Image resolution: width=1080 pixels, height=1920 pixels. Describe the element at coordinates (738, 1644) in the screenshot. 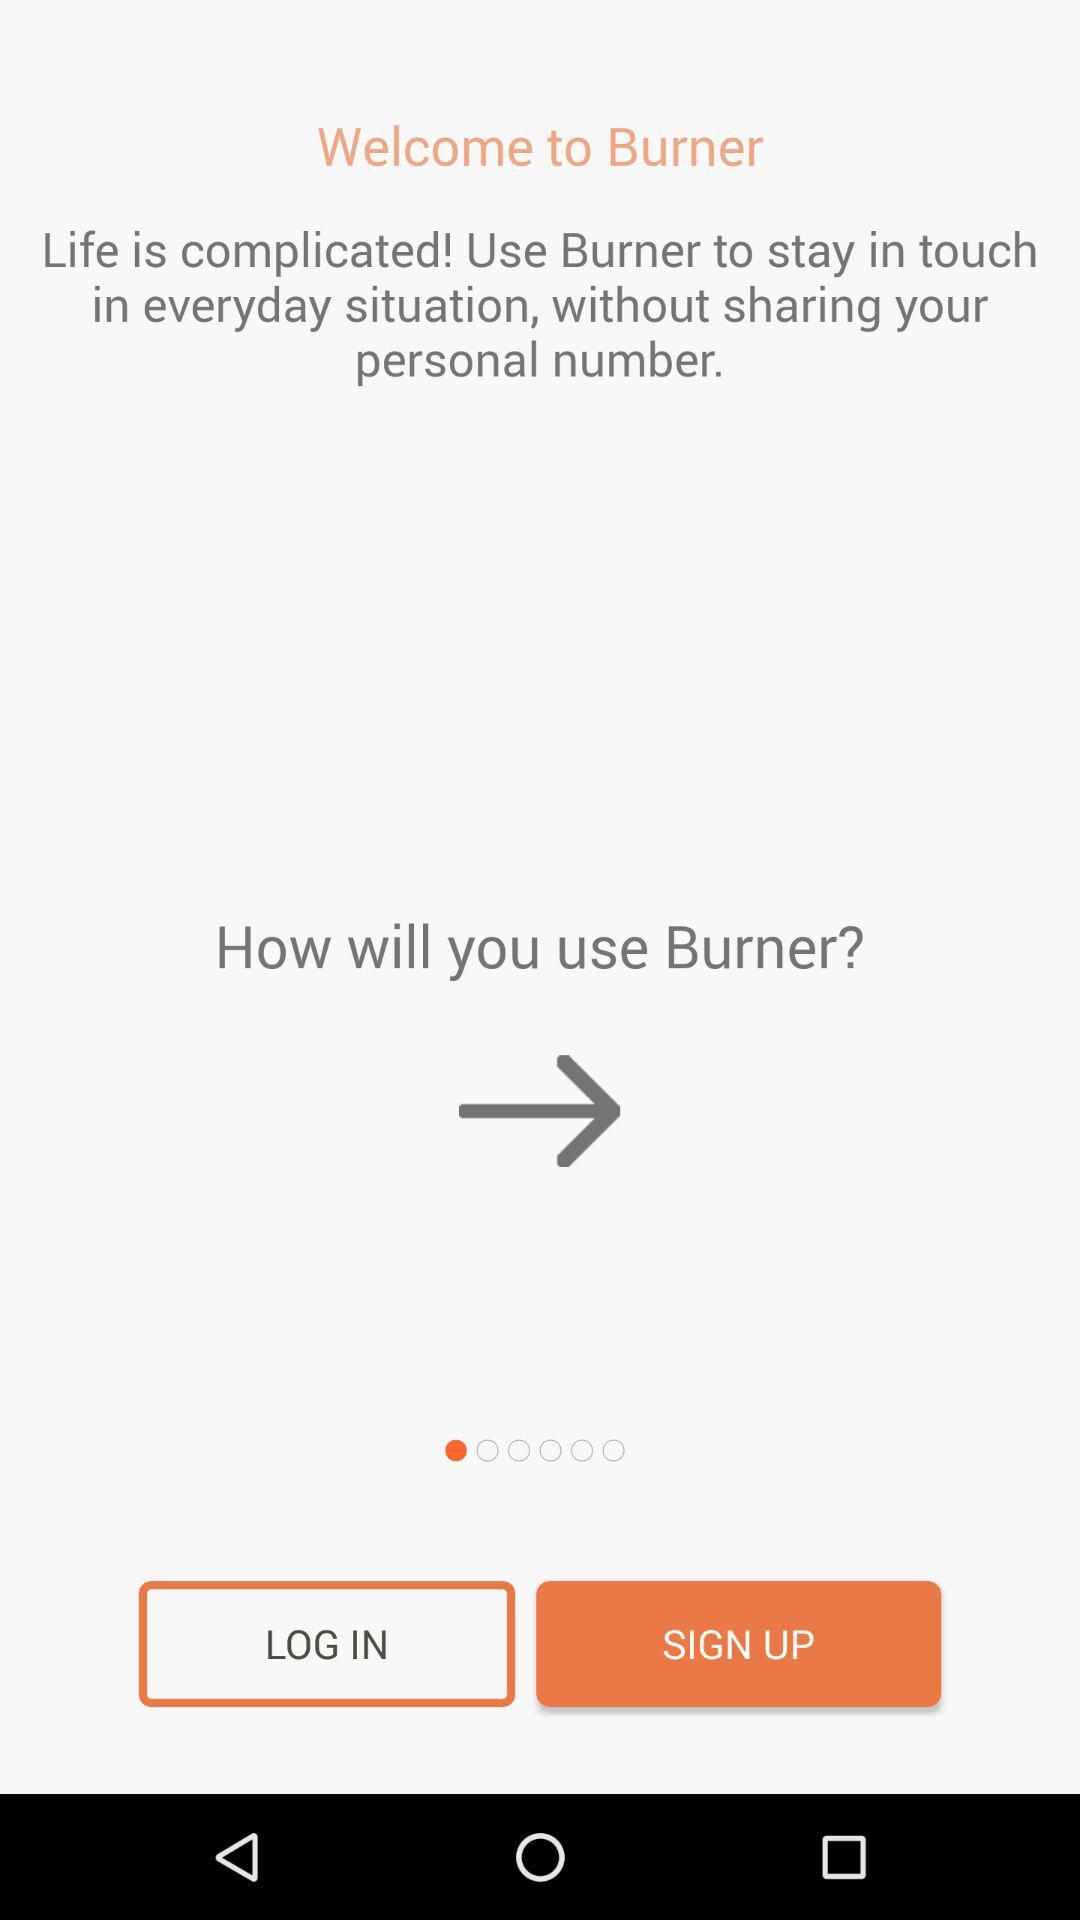

I see `sign up` at that location.